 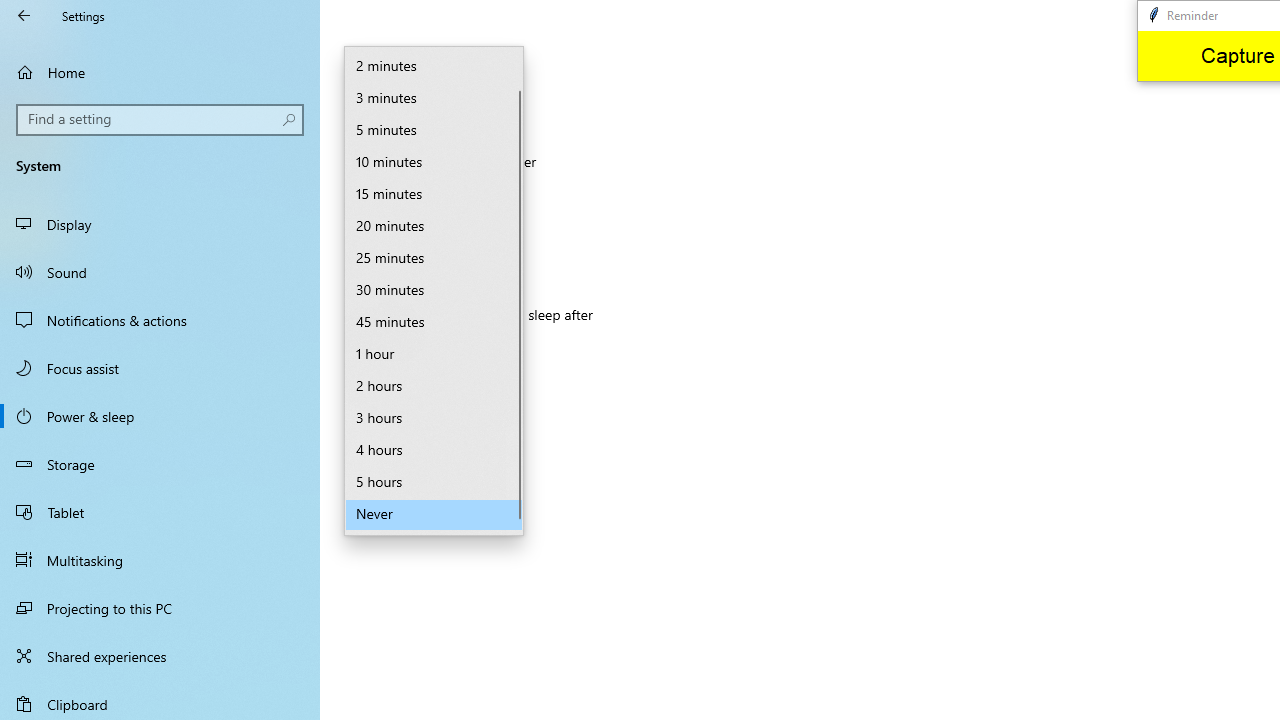 What do you see at coordinates (160, 223) in the screenshot?
I see `'Display'` at bounding box center [160, 223].